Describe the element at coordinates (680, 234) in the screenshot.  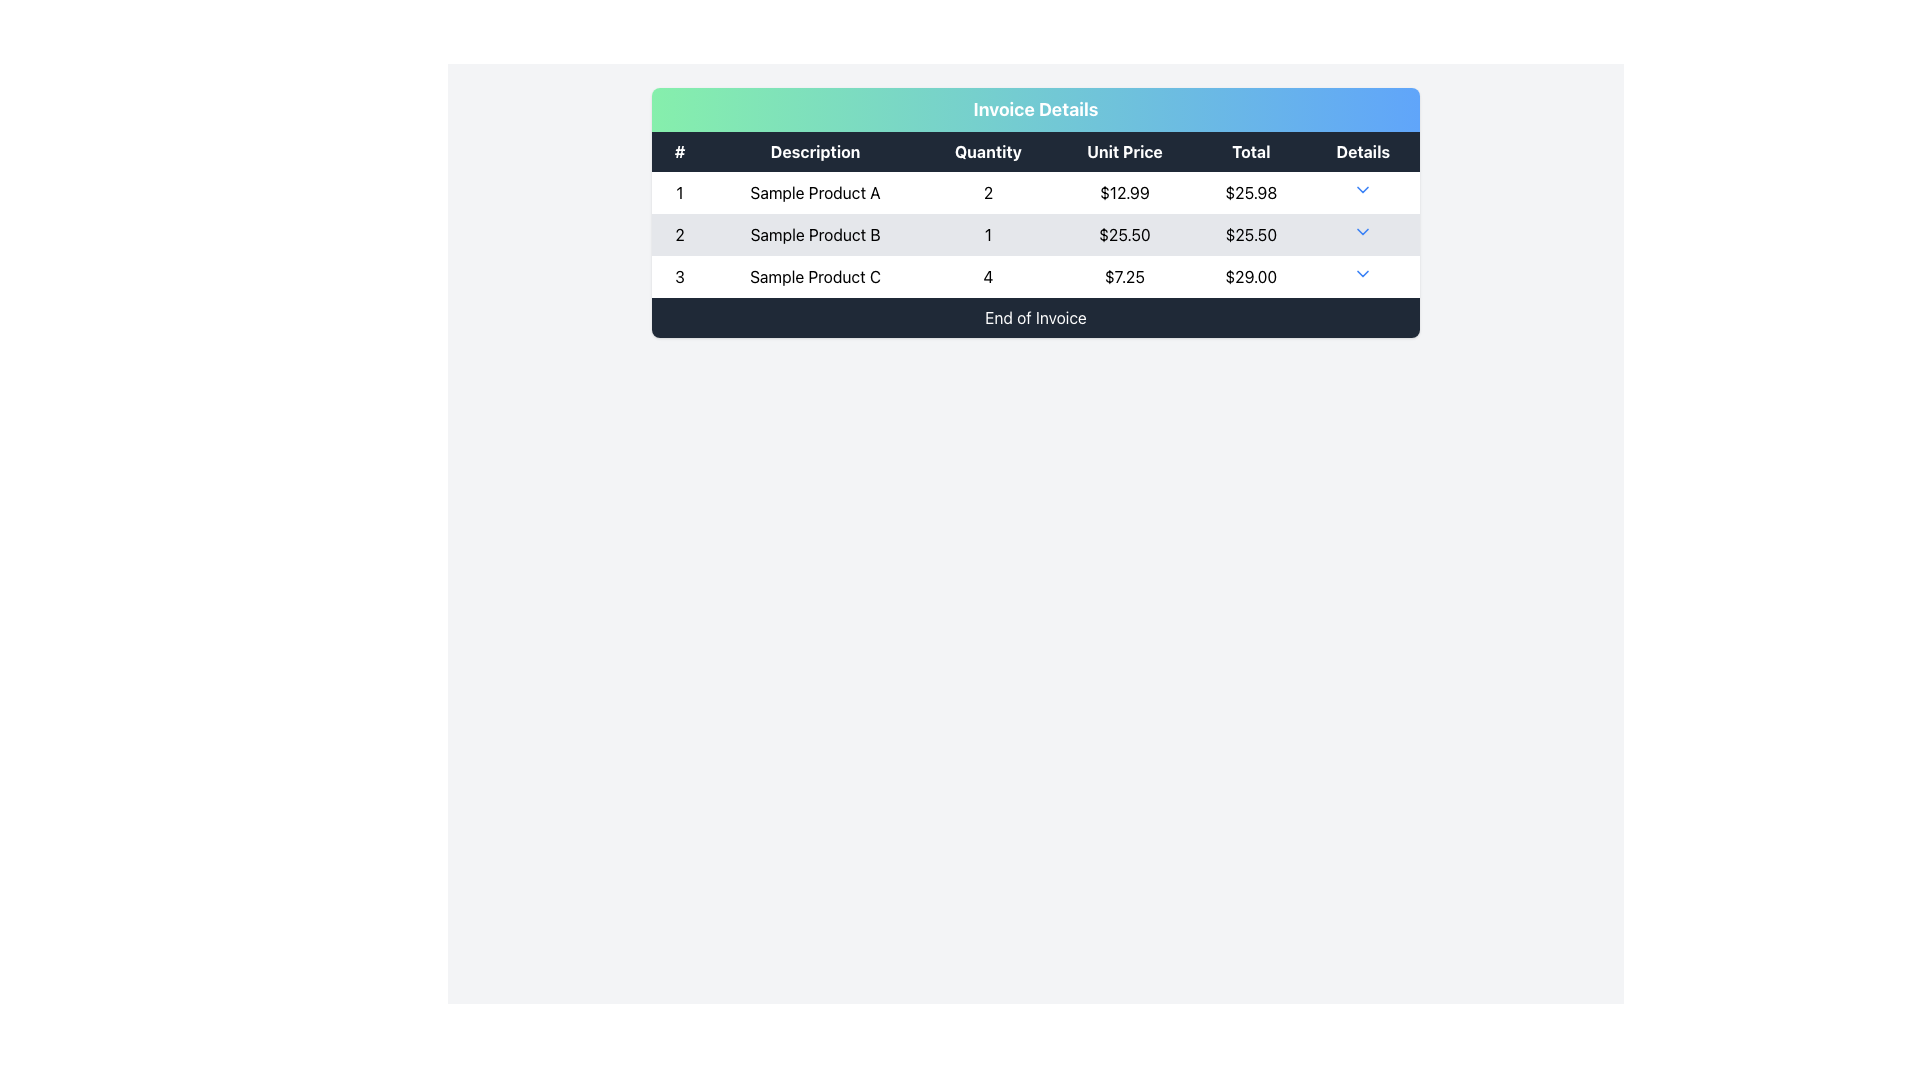
I see `the Text label displaying the number '2' in bold font style, located in the second row of the table under the '#' column, aligned with 'Sample Product B'` at that location.